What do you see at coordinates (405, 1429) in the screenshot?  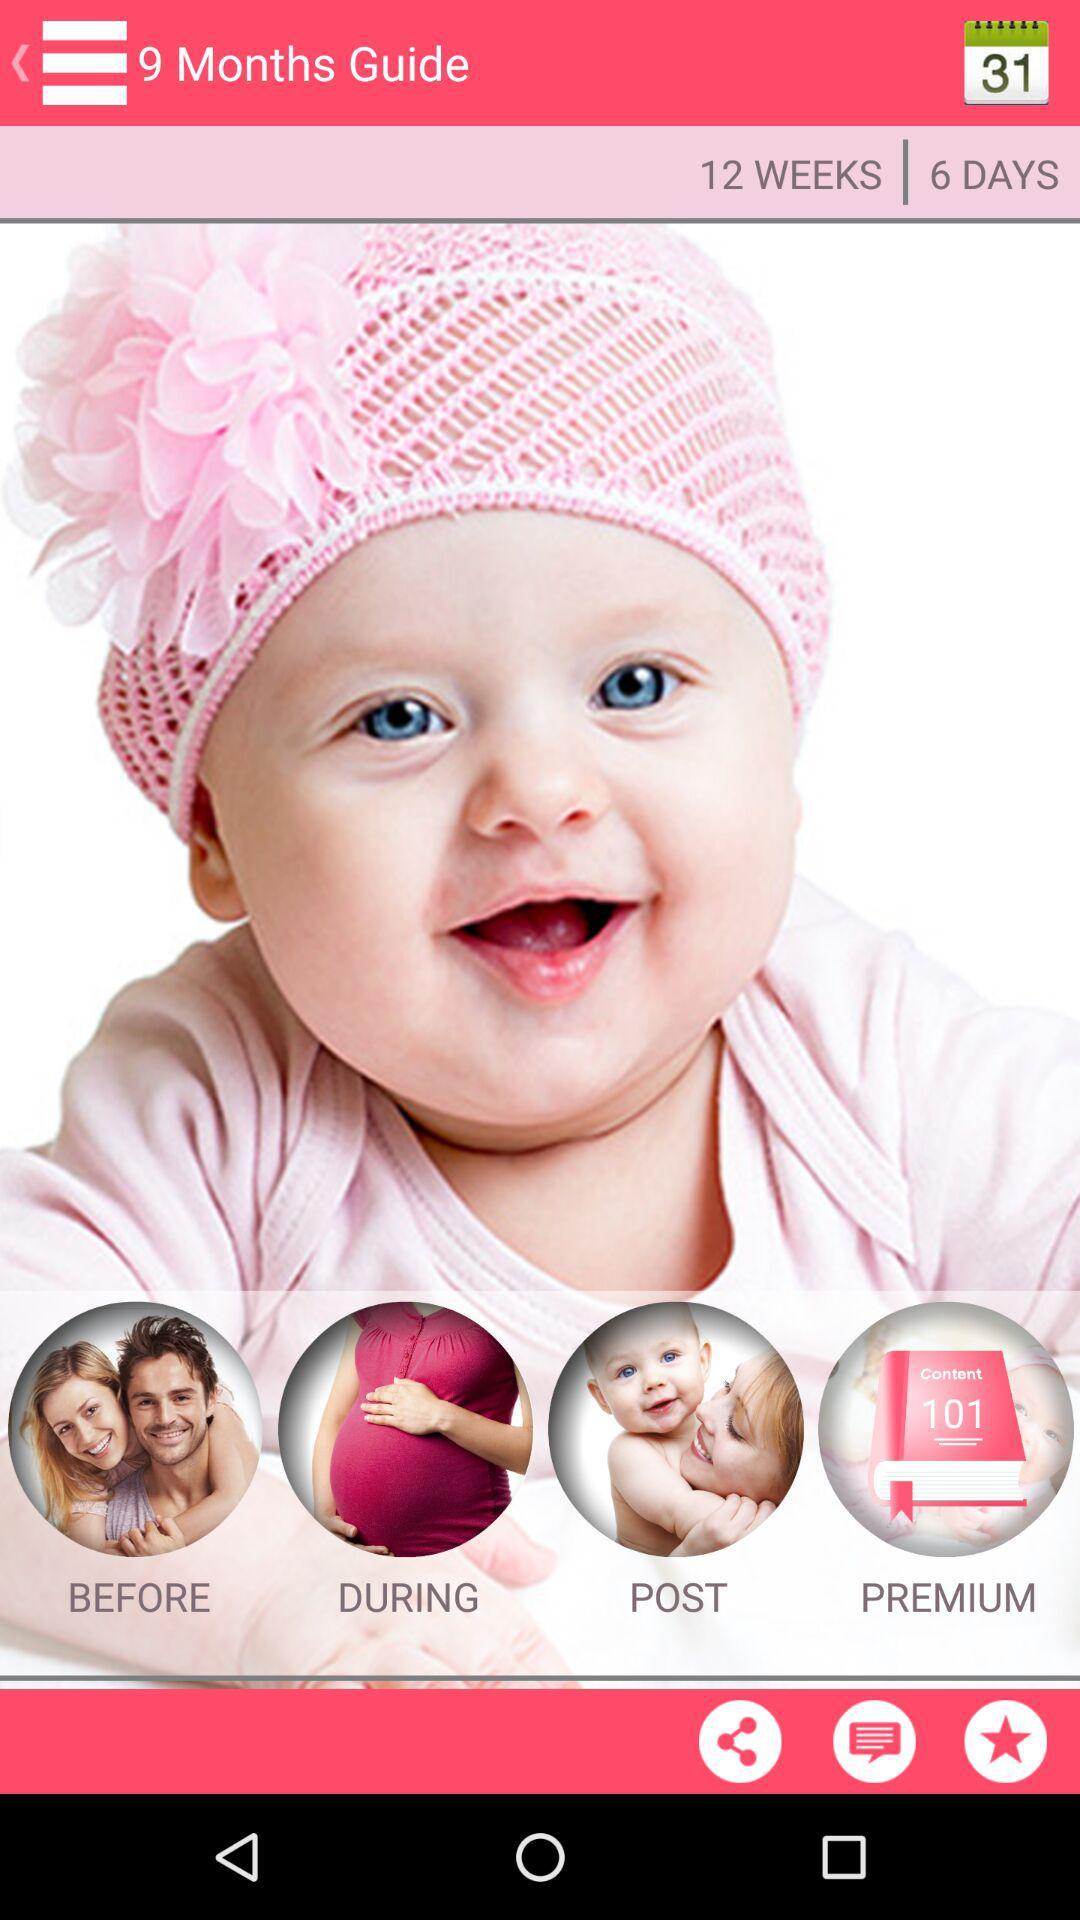 I see `the during page` at bounding box center [405, 1429].